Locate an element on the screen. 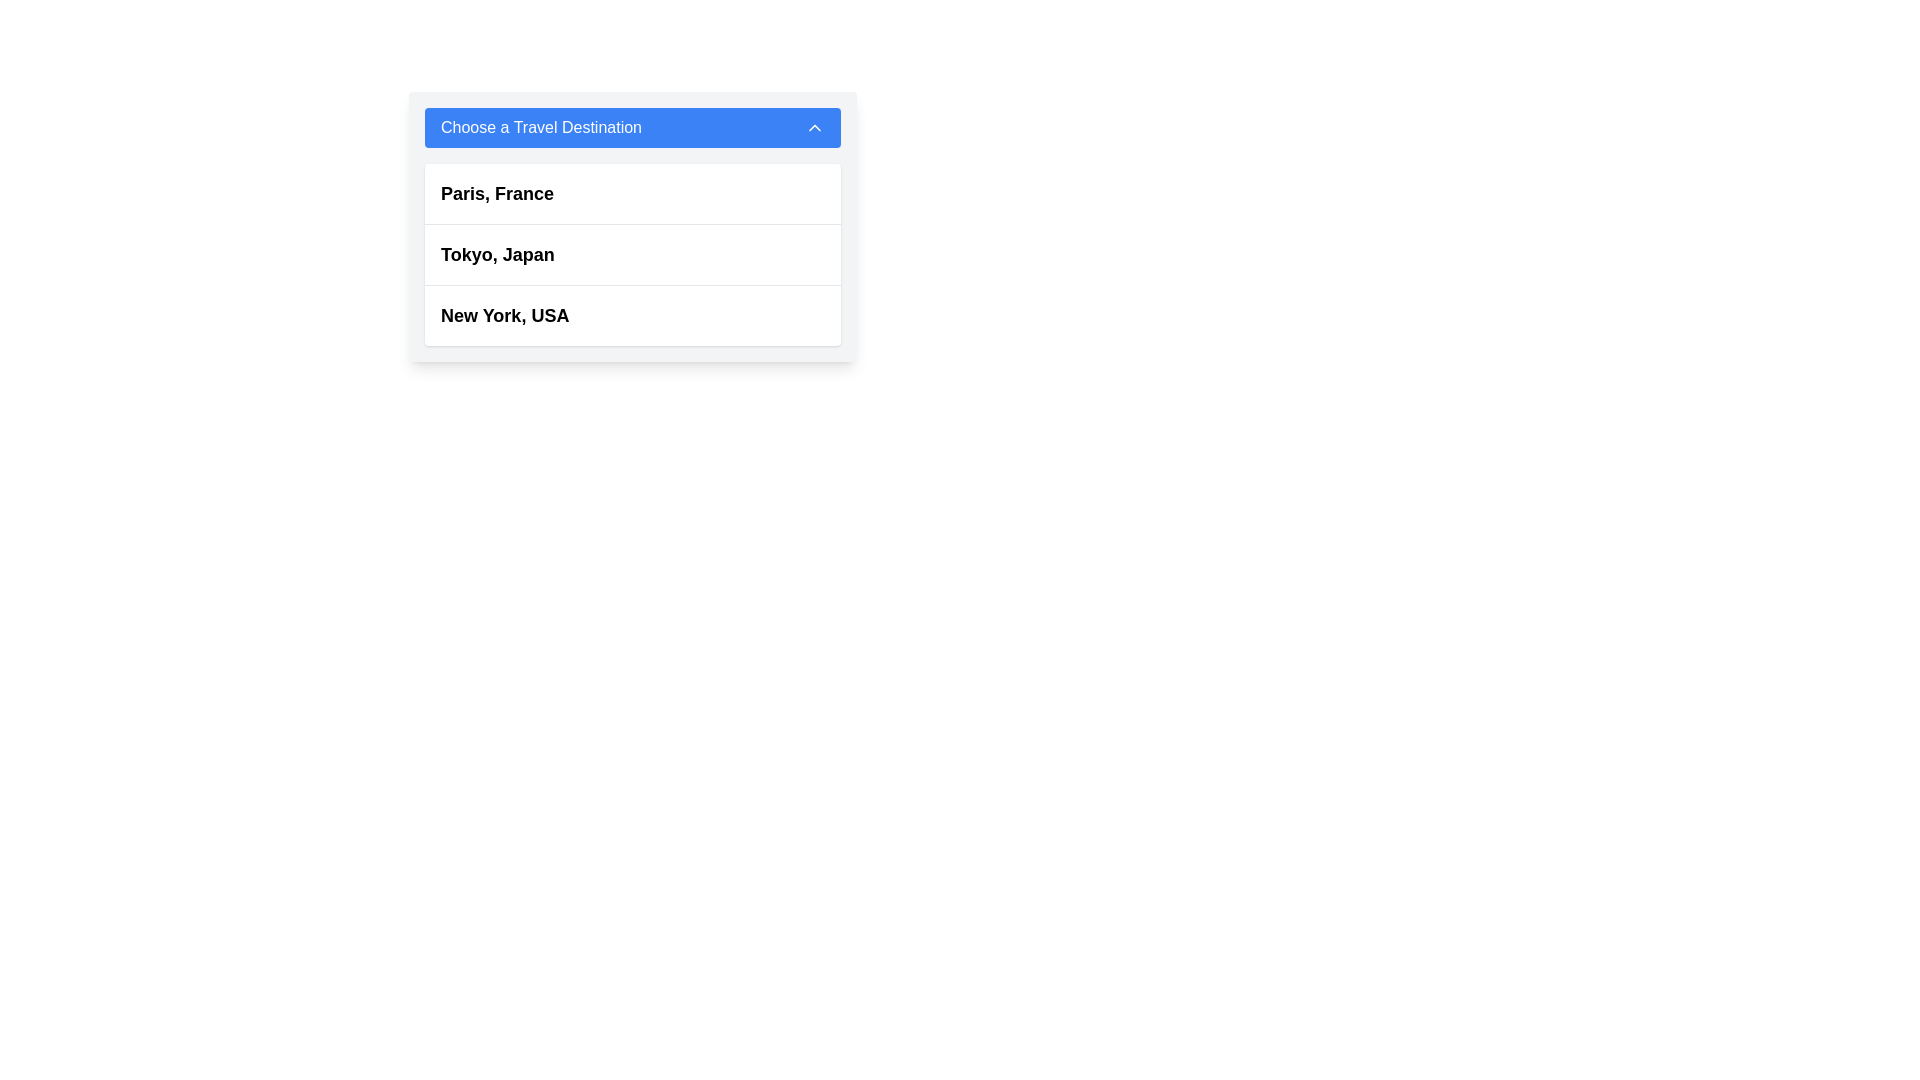 This screenshot has height=1080, width=1920. the Dropdown-style selection menu for travel destinations is located at coordinates (632, 226).